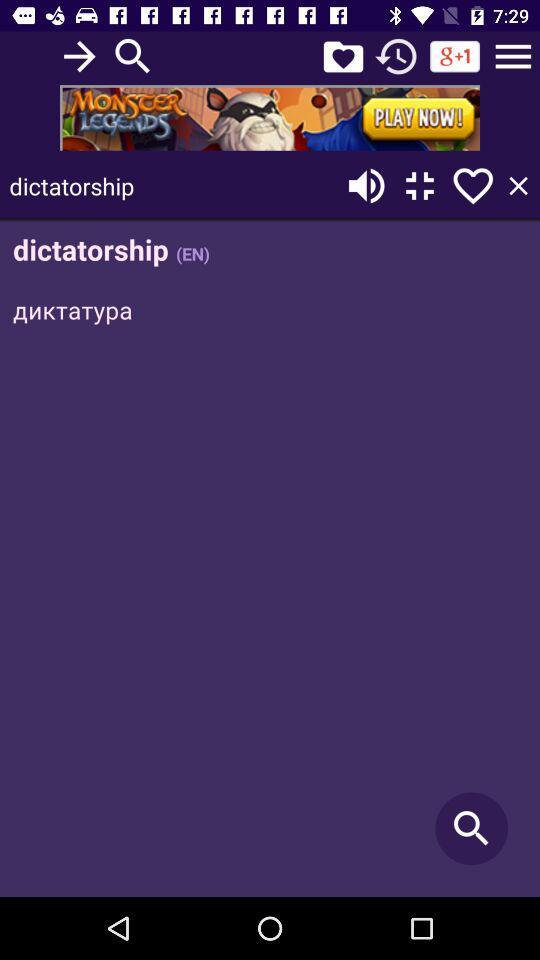  What do you see at coordinates (513, 55) in the screenshot?
I see `the menu icon` at bounding box center [513, 55].